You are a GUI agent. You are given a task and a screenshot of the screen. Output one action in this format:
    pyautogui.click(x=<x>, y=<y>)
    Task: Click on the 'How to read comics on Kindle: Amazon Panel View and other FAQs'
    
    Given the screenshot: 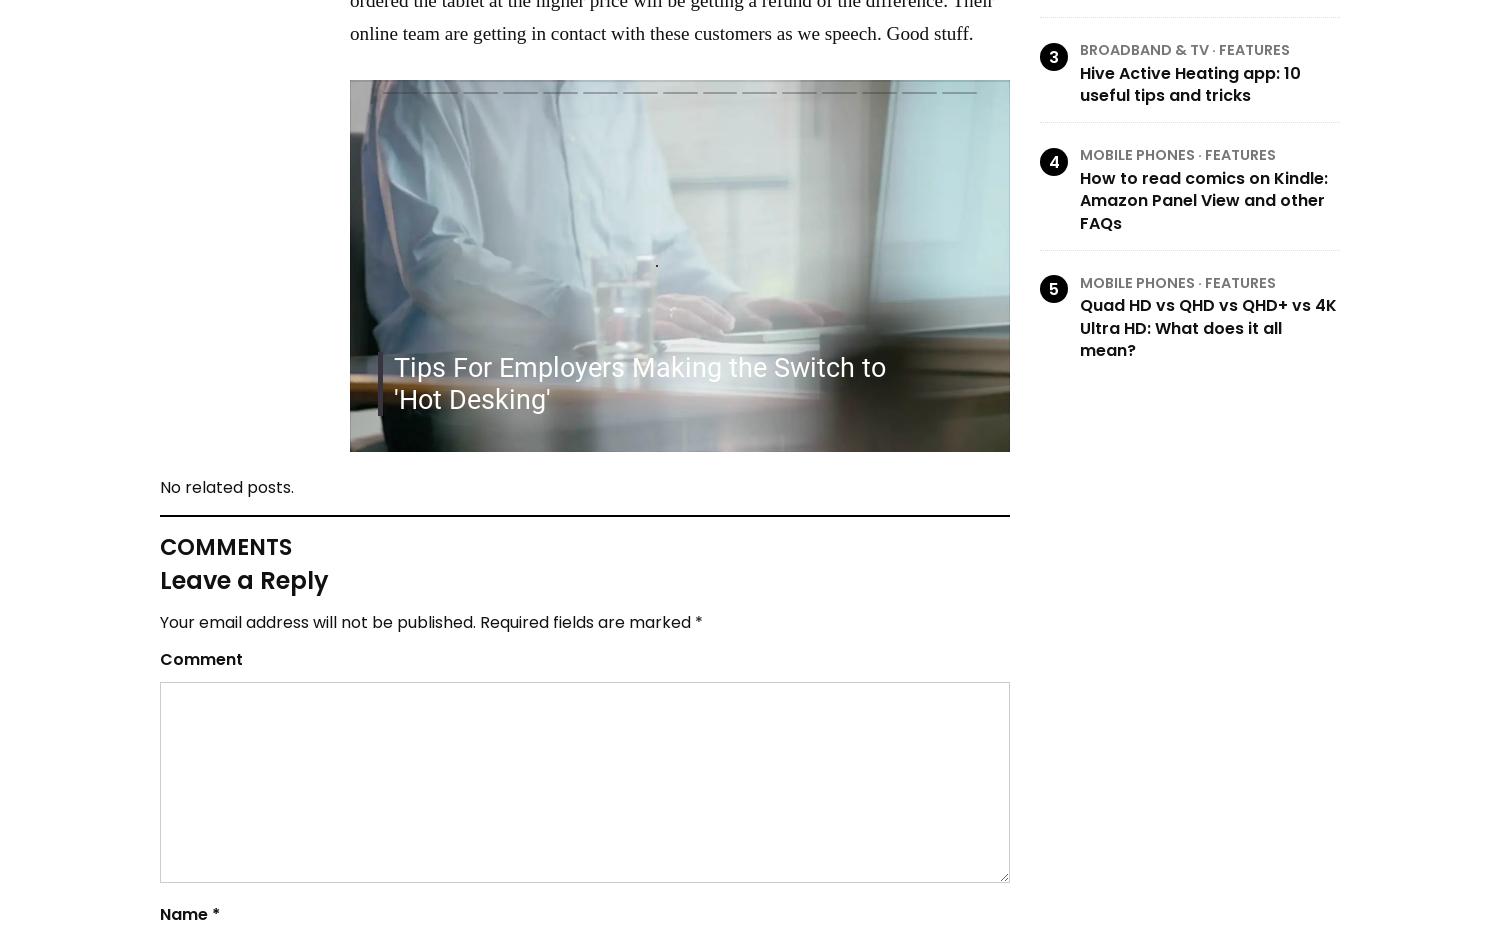 What is the action you would take?
    pyautogui.click(x=1203, y=198)
    